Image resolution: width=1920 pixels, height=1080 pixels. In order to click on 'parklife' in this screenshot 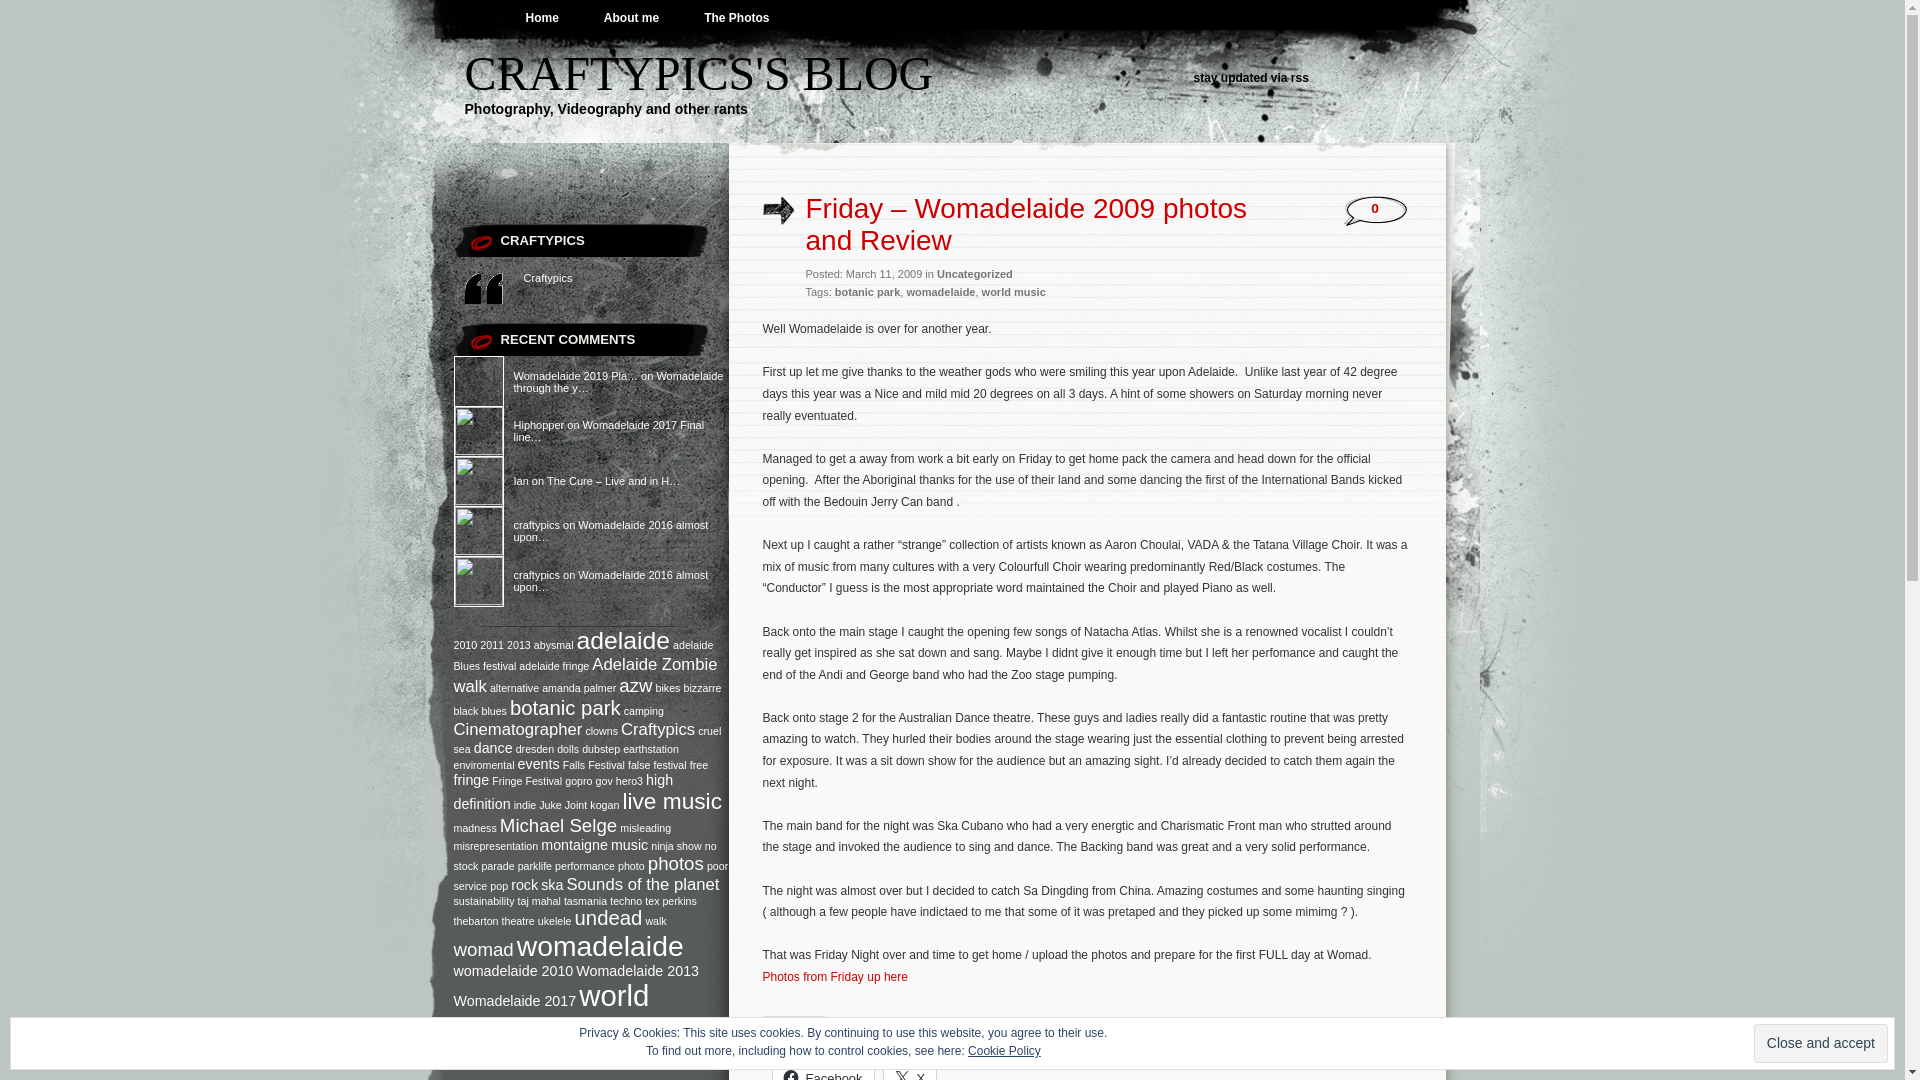, I will do `click(534, 865)`.